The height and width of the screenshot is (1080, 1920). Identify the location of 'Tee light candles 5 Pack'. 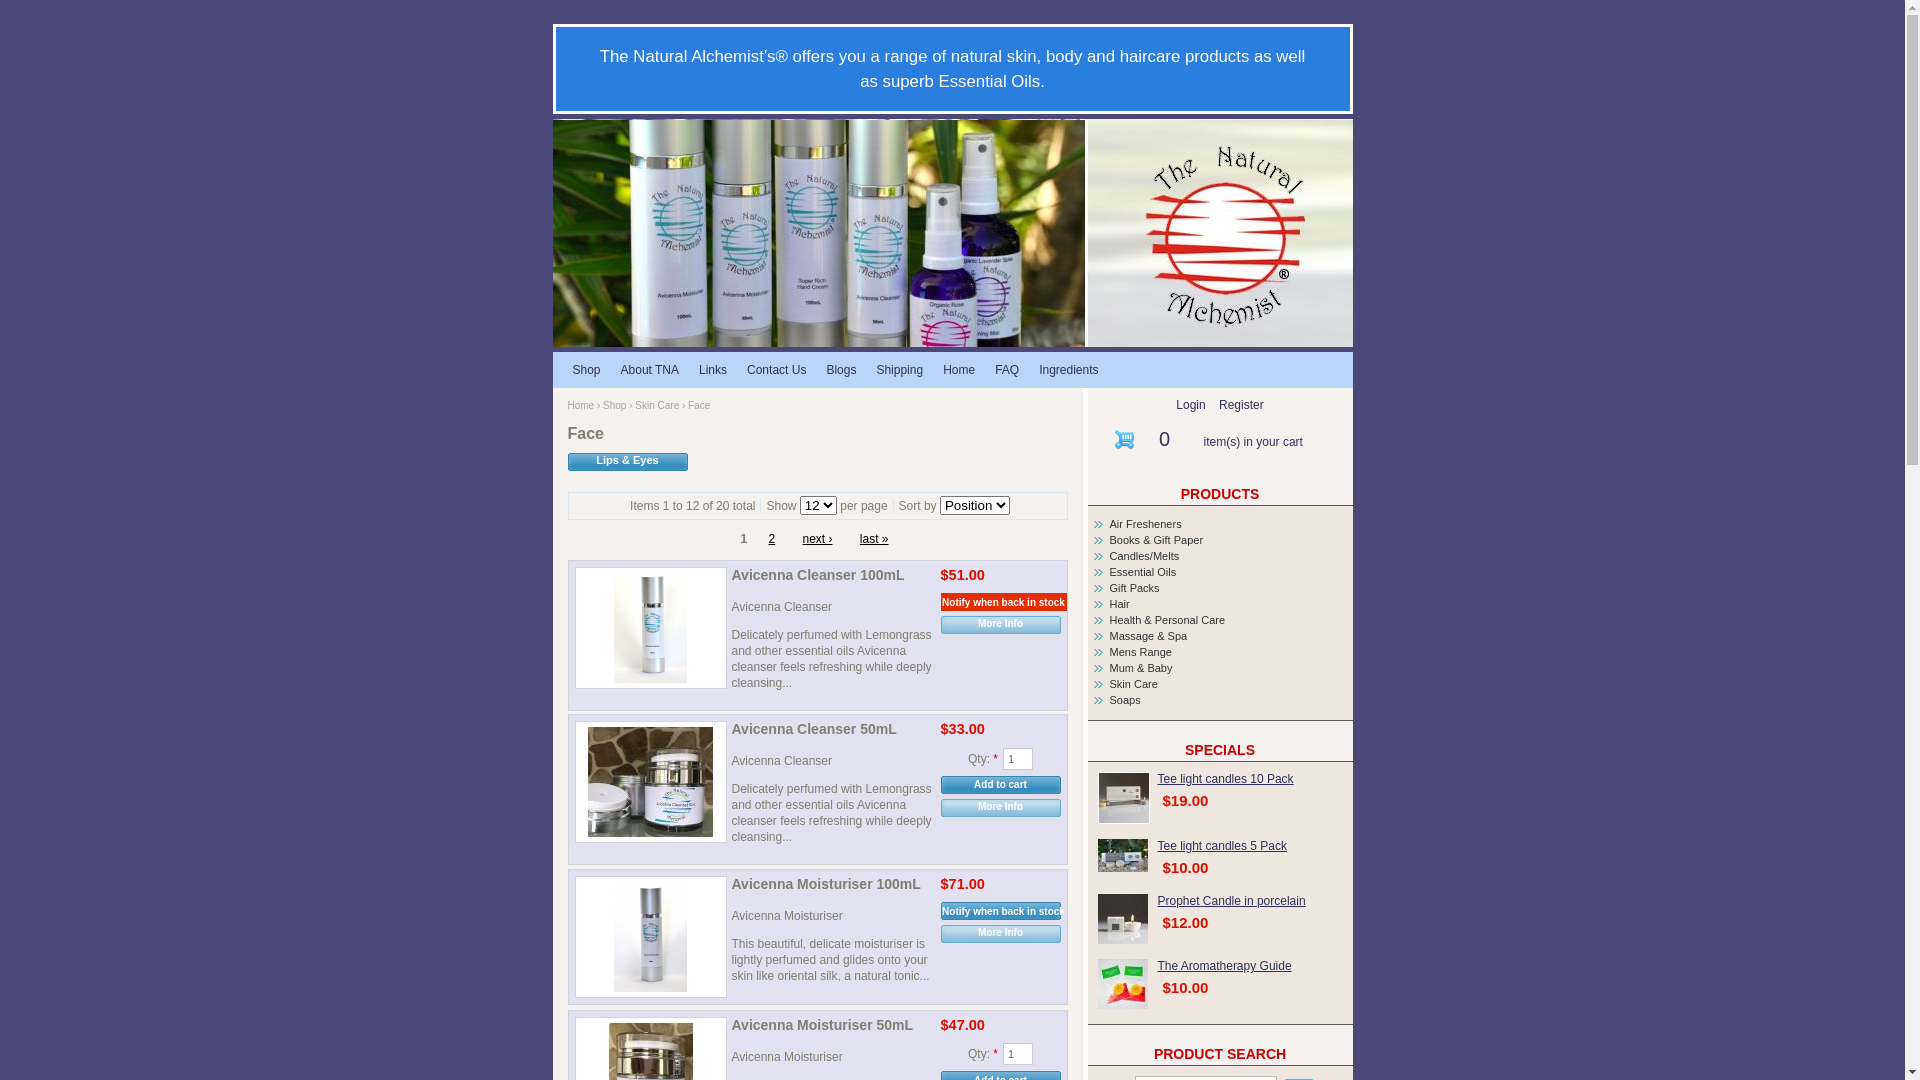
(1221, 845).